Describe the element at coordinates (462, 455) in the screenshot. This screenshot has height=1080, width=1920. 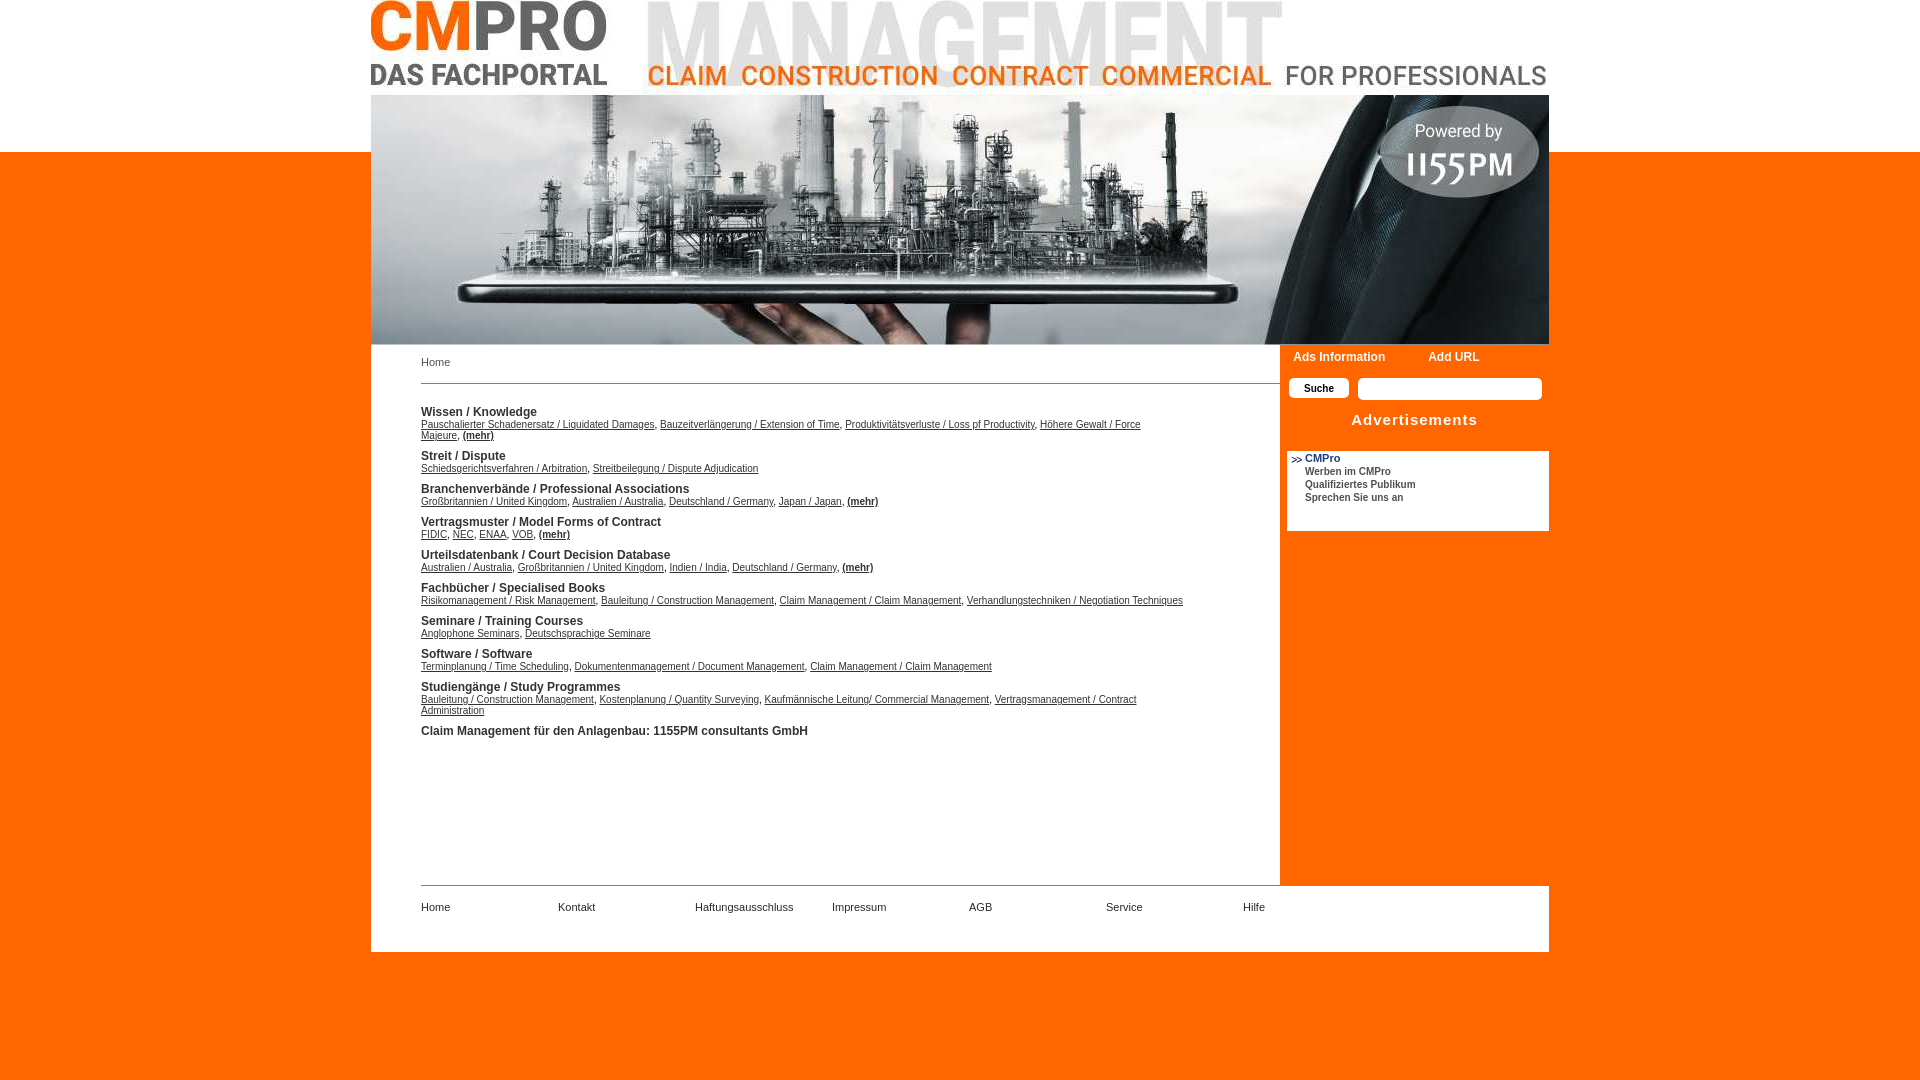
I see `'Streit / Dispute'` at that location.